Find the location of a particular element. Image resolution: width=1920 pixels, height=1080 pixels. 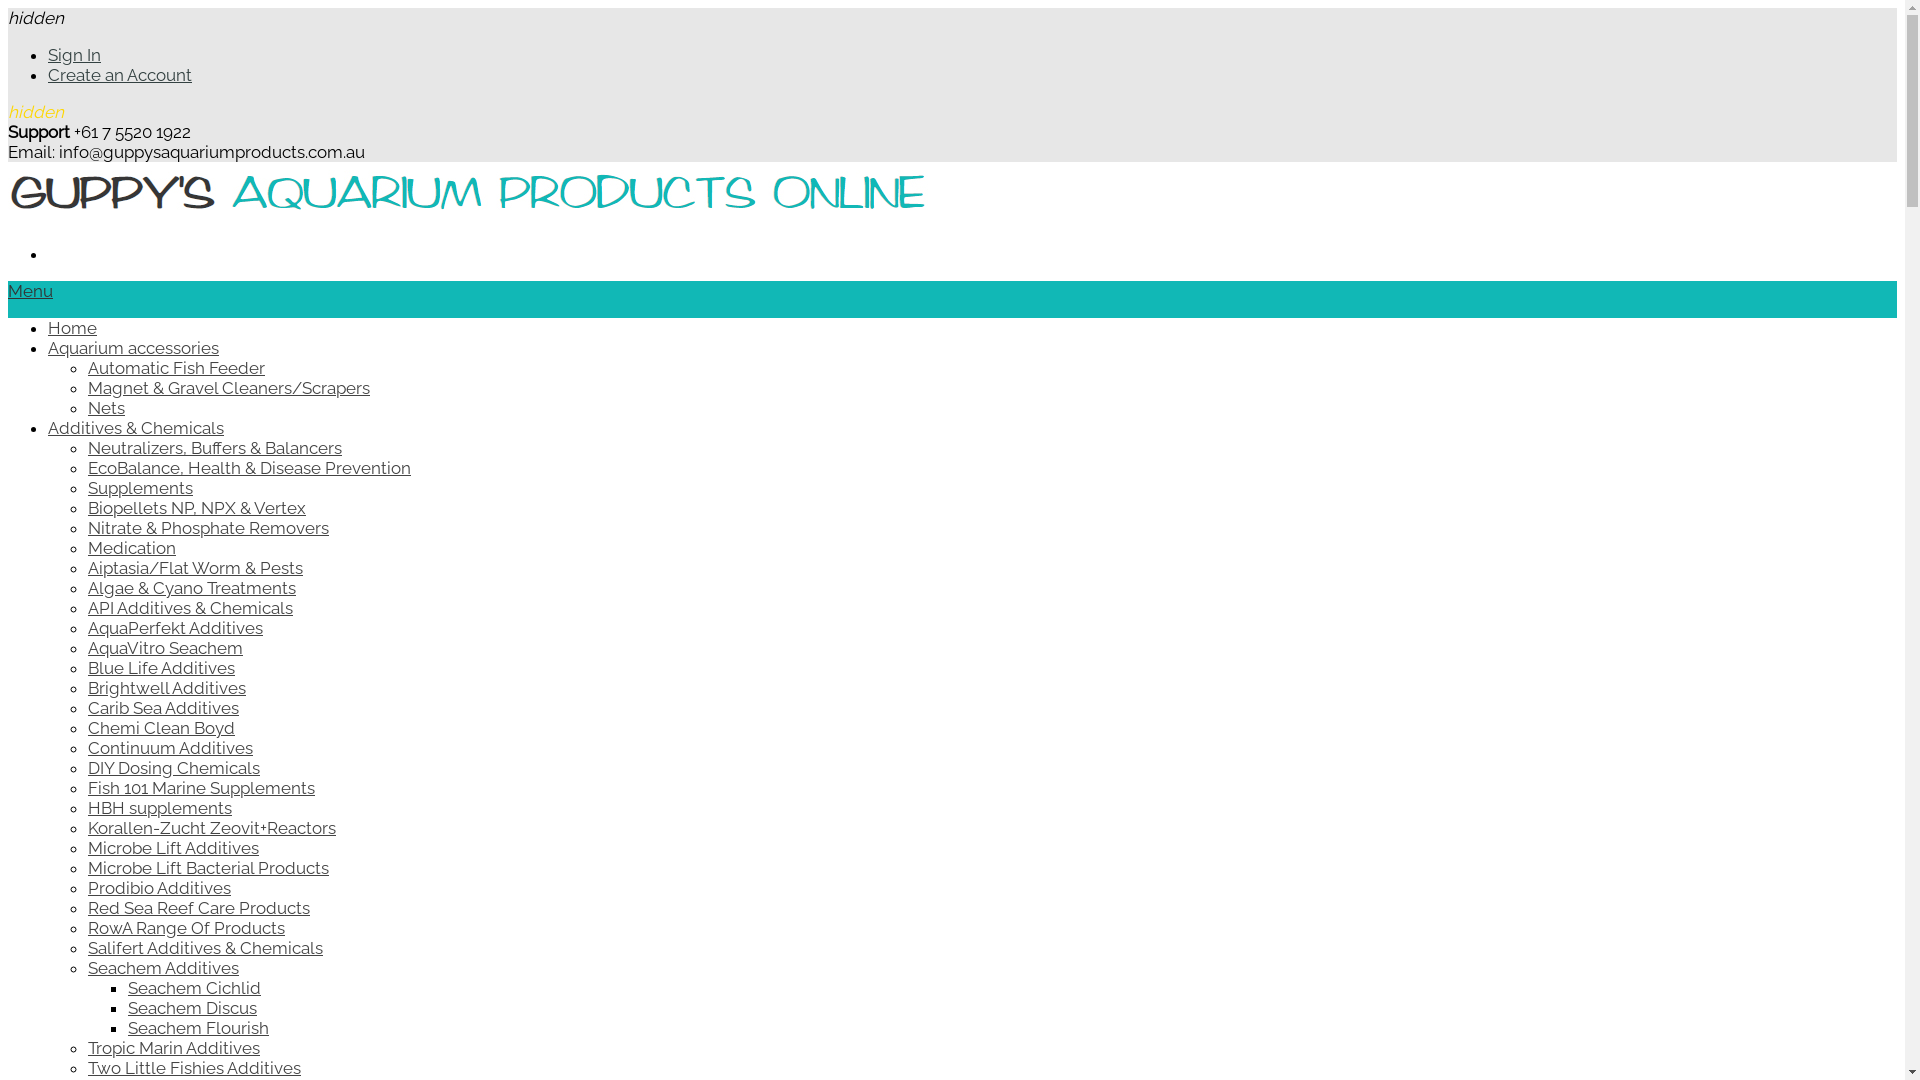

'Prodibio Additives' is located at coordinates (86, 886).